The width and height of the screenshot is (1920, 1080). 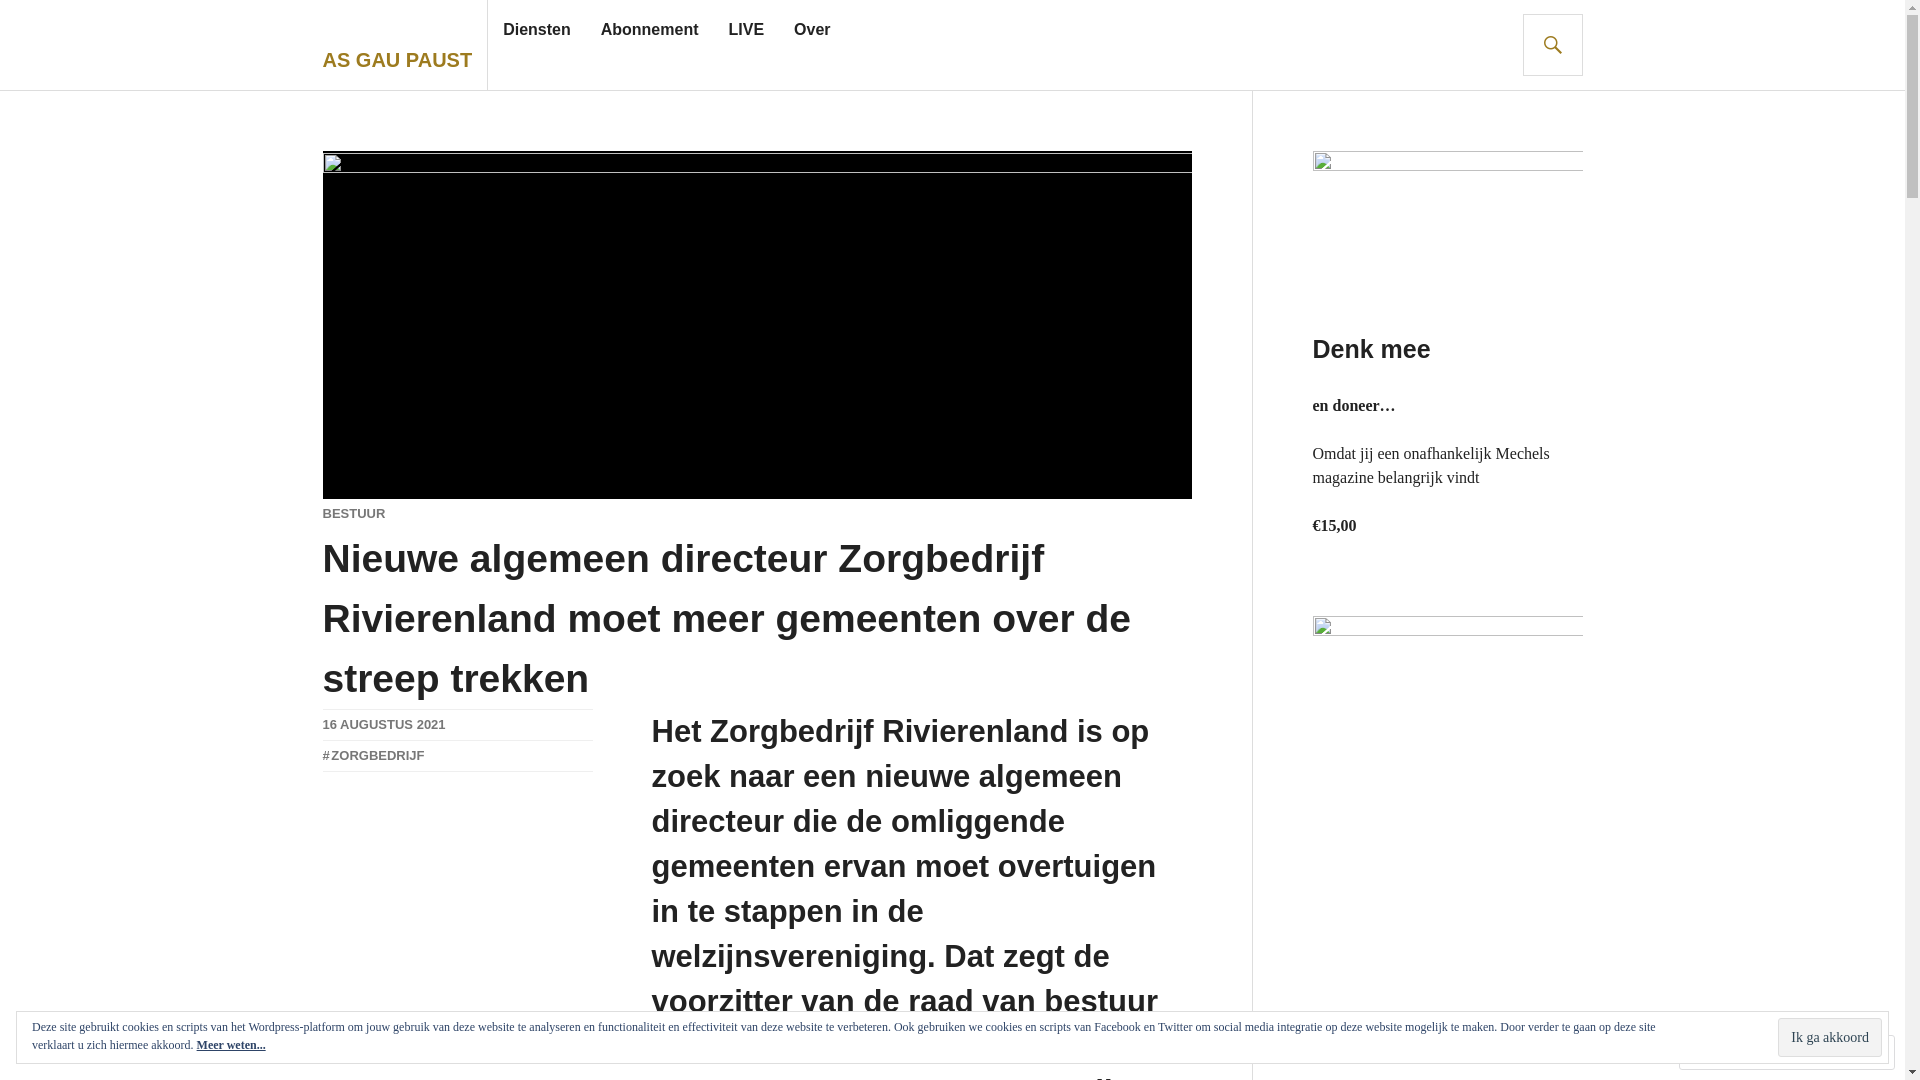 What do you see at coordinates (792, 30) in the screenshot?
I see `'Over'` at bounding box center [792, 30].